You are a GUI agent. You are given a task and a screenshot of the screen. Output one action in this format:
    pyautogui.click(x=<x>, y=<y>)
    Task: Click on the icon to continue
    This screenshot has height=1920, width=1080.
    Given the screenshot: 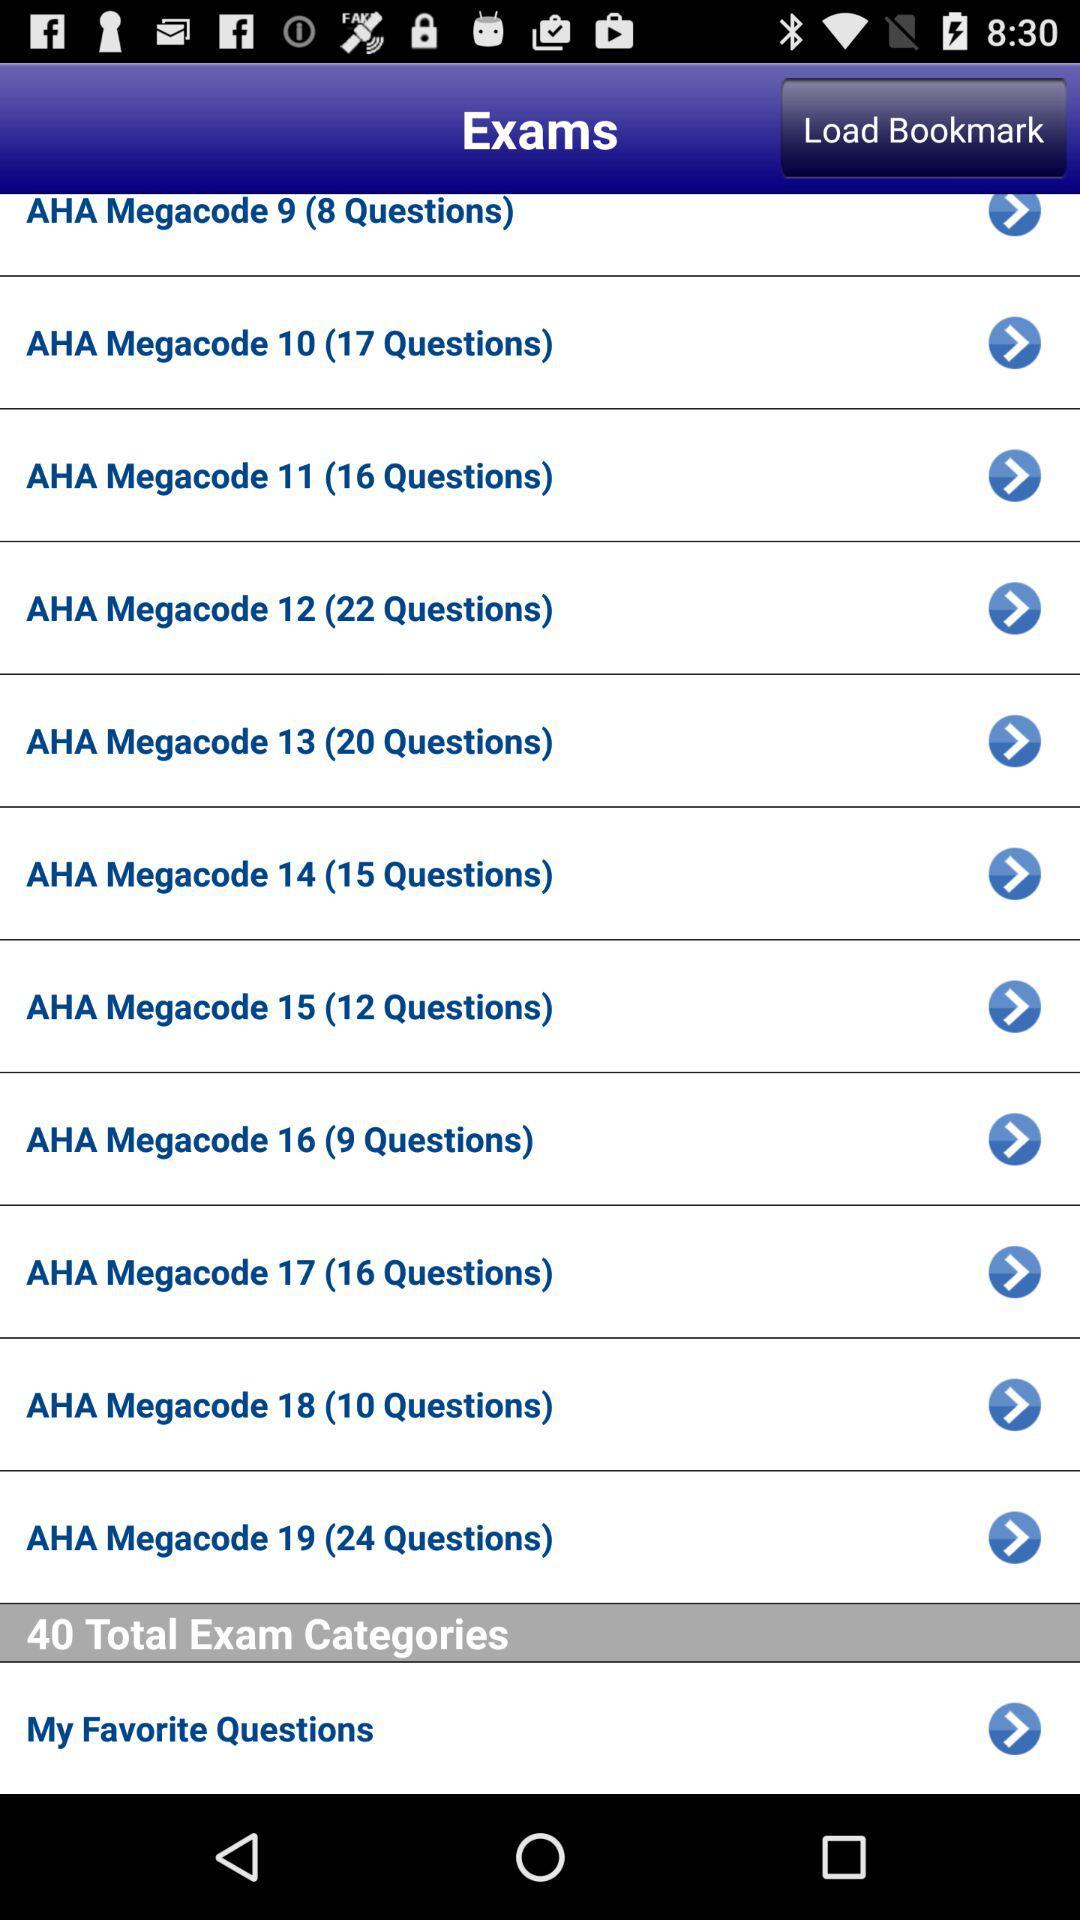 What is the action you would take?
    pyautogui.click(x=1014, y=739)
    